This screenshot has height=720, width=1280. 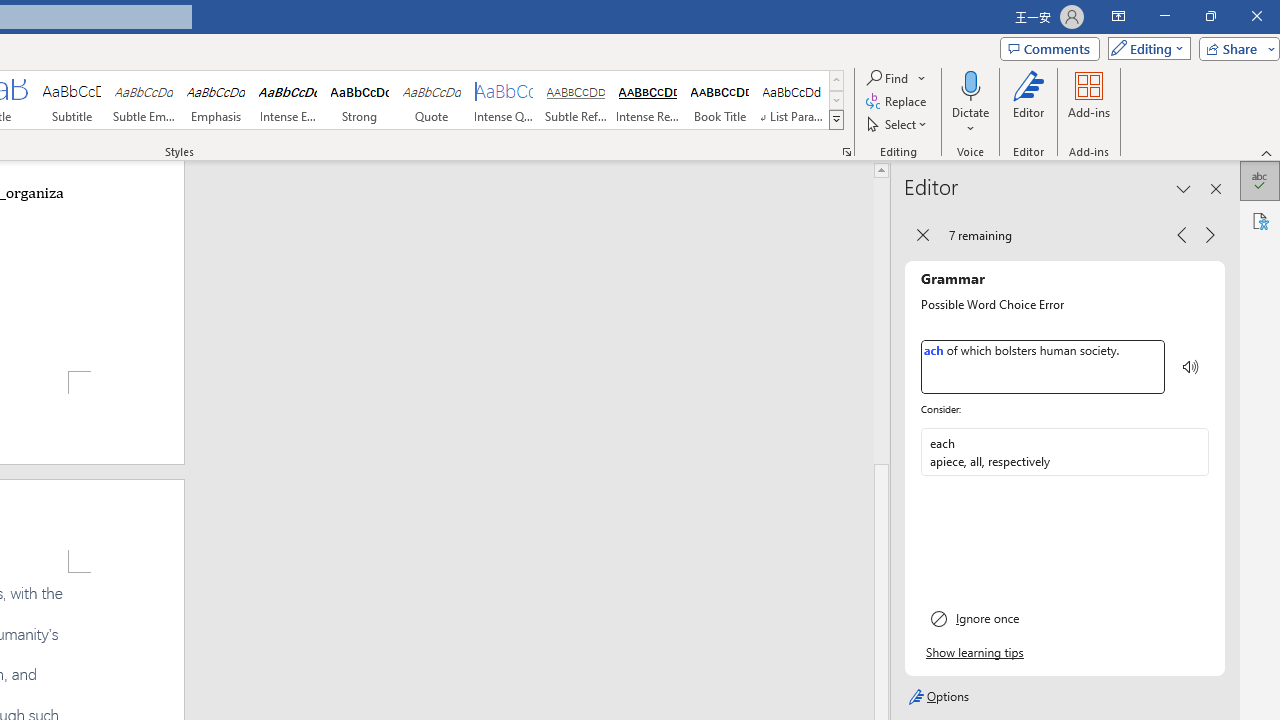 I want to click on 'Editing', so click(x=1144, y=47).